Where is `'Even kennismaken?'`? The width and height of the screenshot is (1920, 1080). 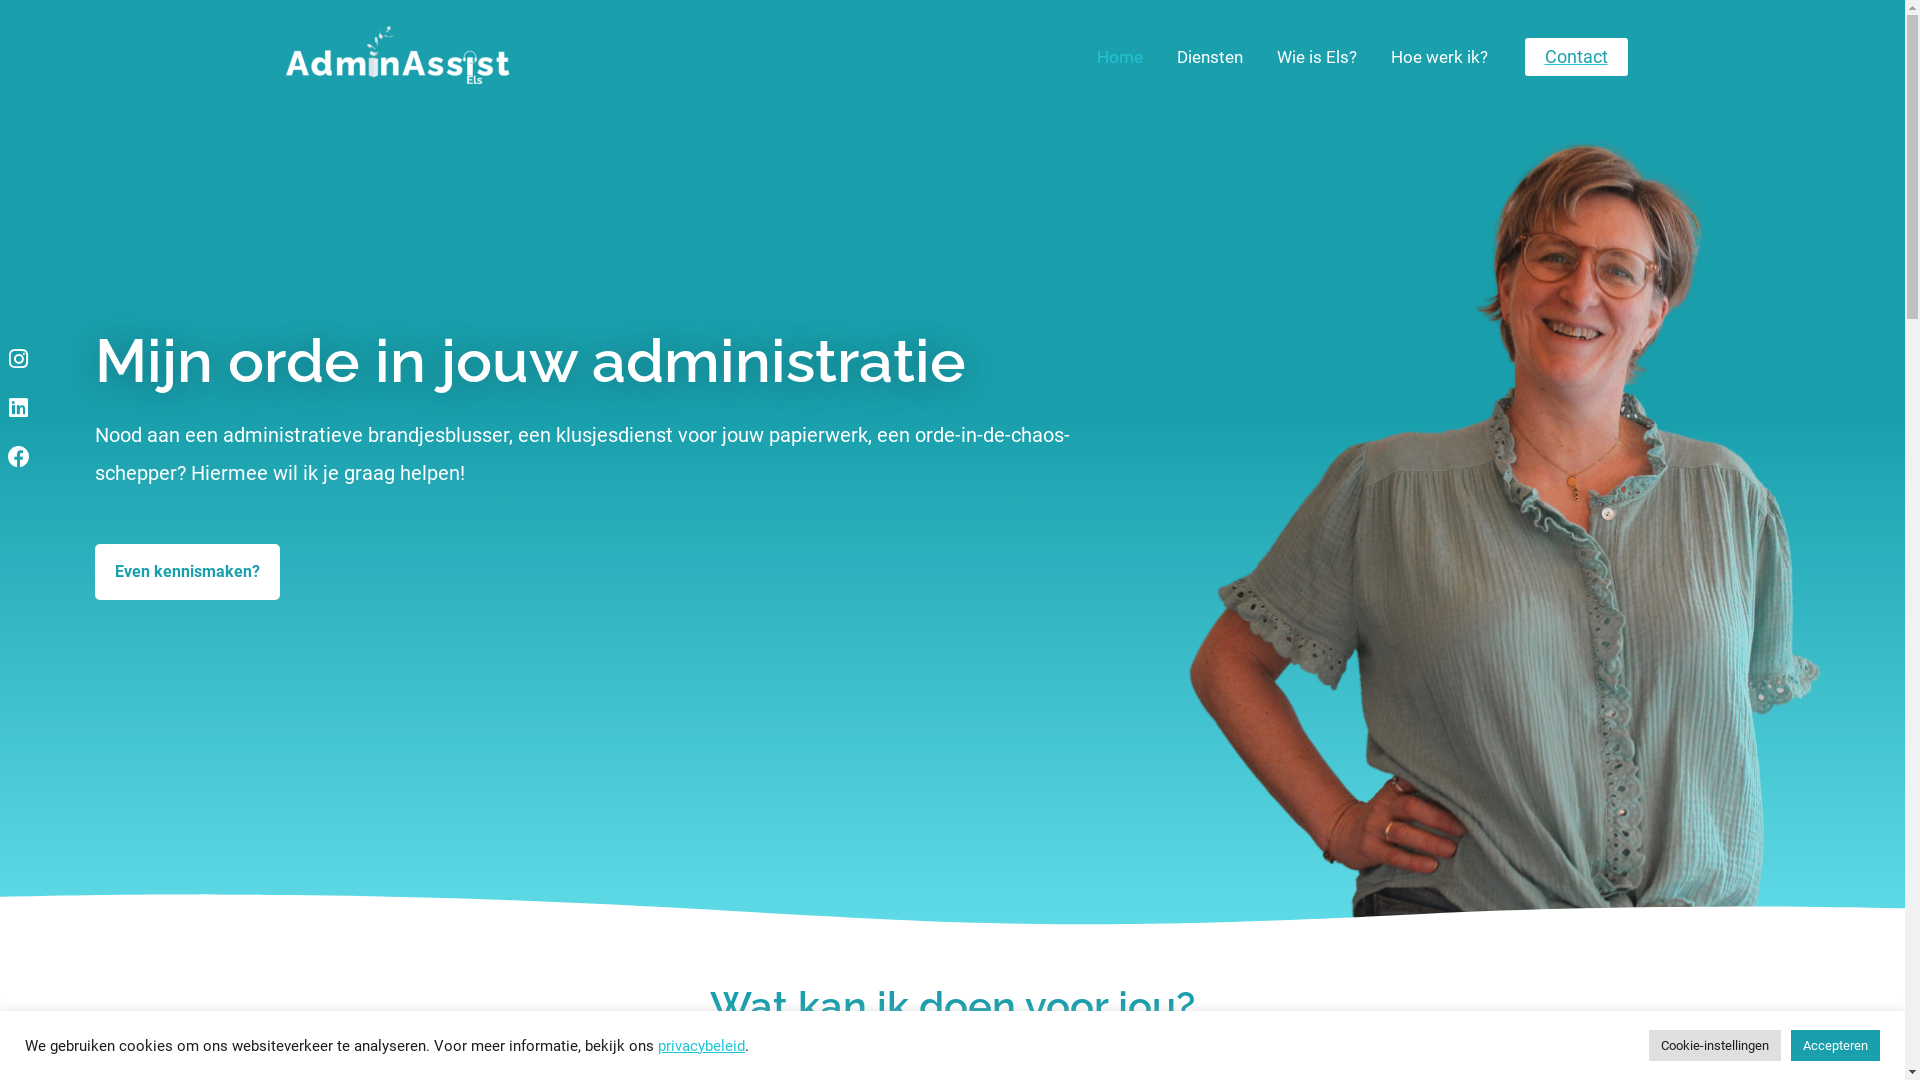
'Even kennismaken?' is located at coordinates (94, 571).